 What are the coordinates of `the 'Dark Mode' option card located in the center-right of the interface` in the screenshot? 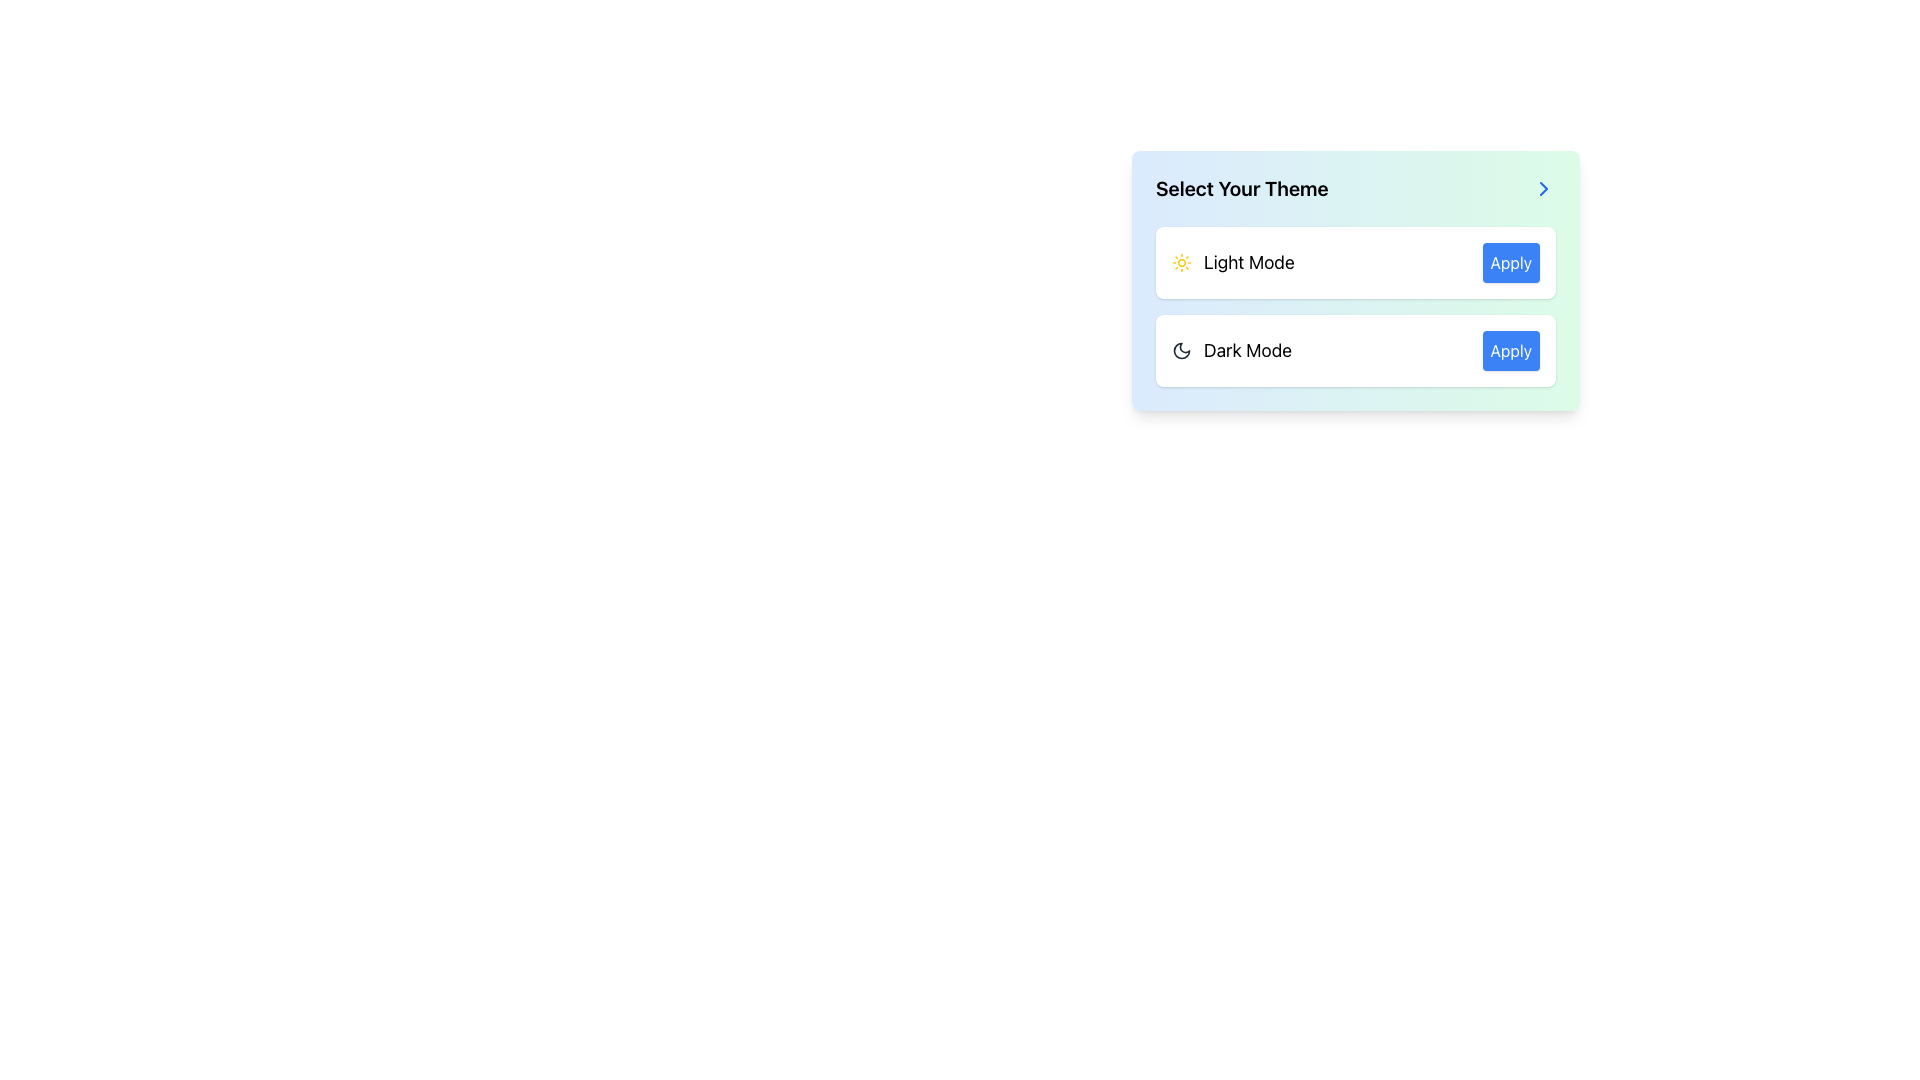 It's located at (1356, 323).